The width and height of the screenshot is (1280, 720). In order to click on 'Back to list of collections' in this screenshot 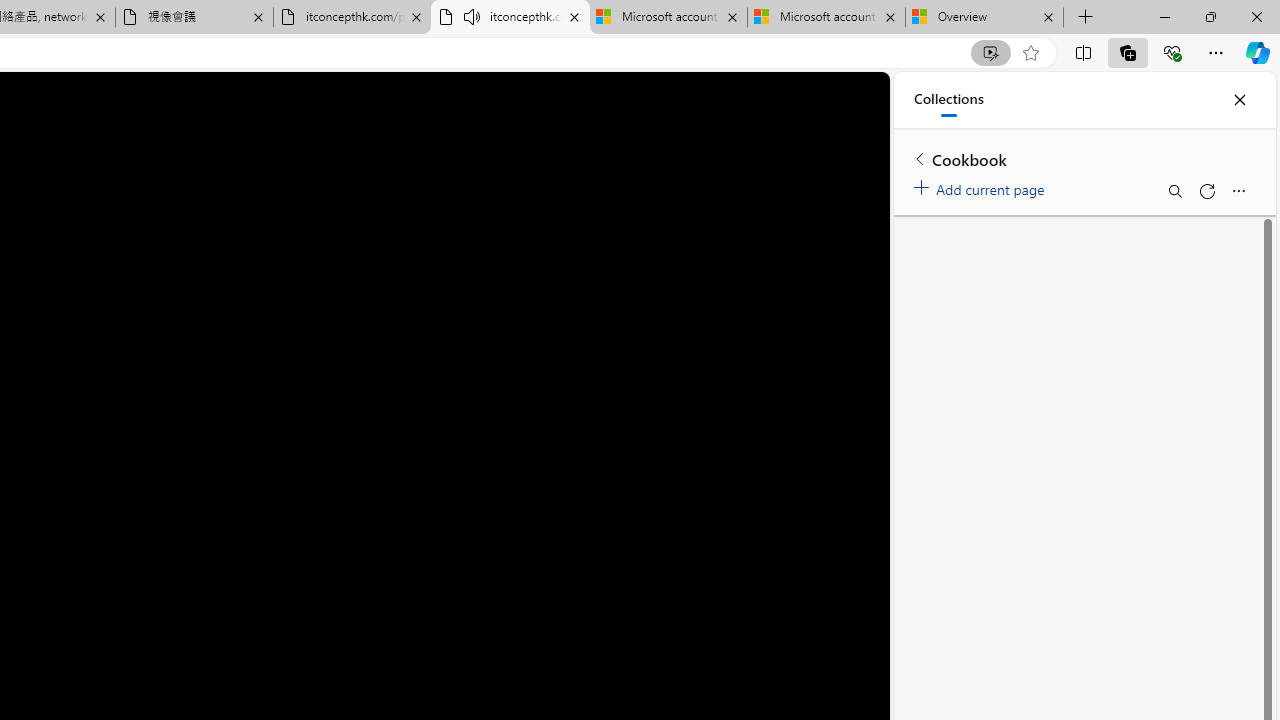, I will do `click(919, 158)`.